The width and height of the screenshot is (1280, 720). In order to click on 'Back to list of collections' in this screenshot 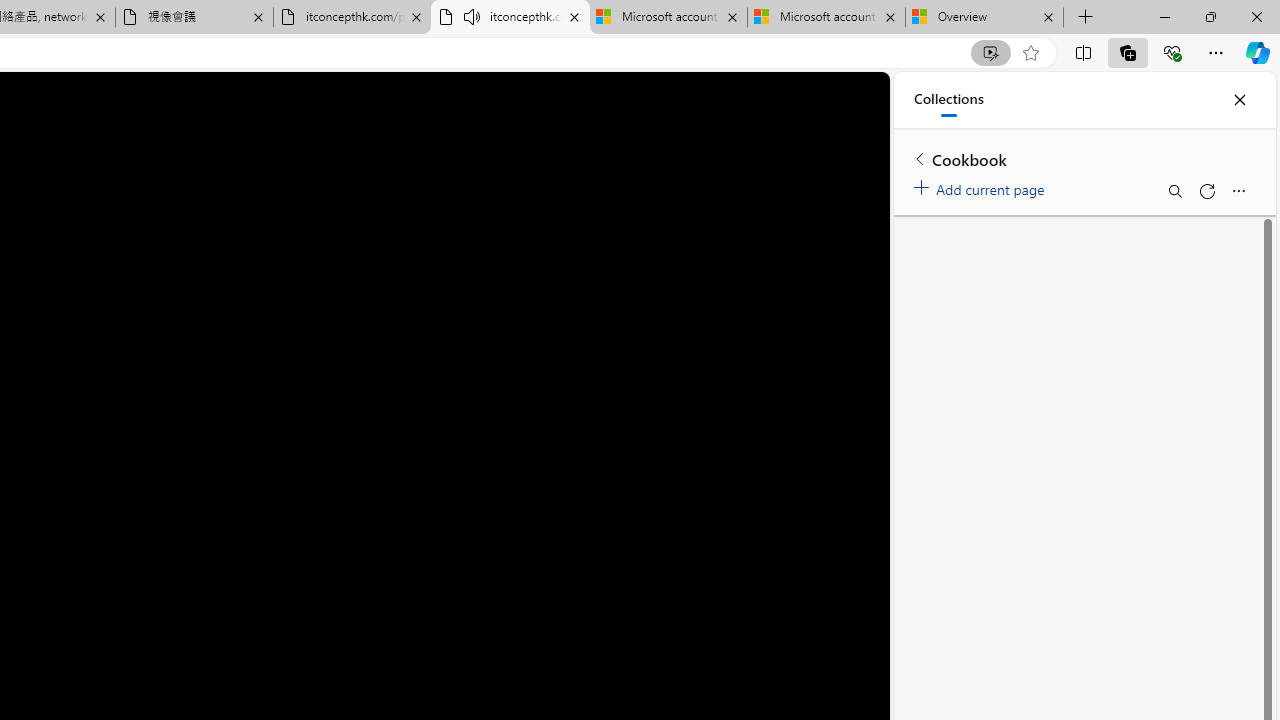, I will do `click(919, 158)`.